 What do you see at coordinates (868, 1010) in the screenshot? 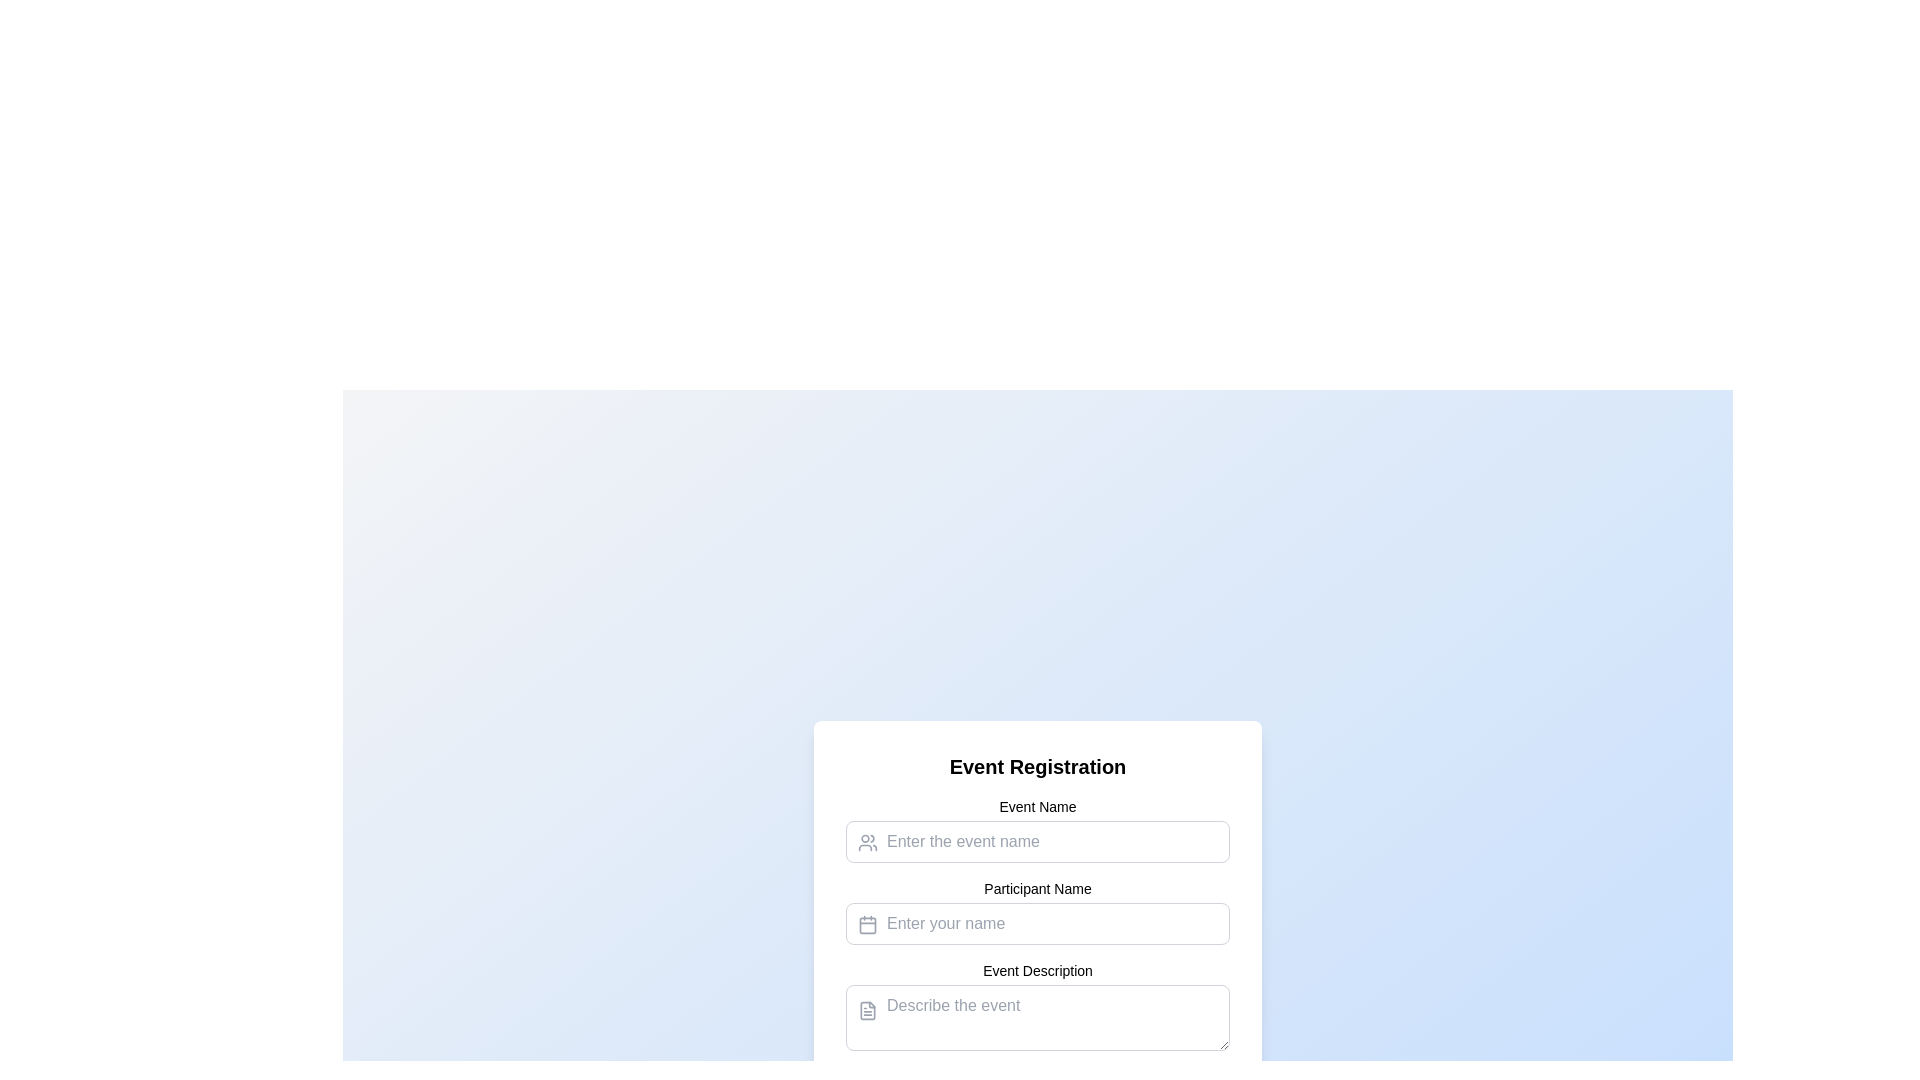
I see `the document icon located to the left of the 'Event Description' text input field in the 'Event Registration' form` at bounding box center [868, 1010].